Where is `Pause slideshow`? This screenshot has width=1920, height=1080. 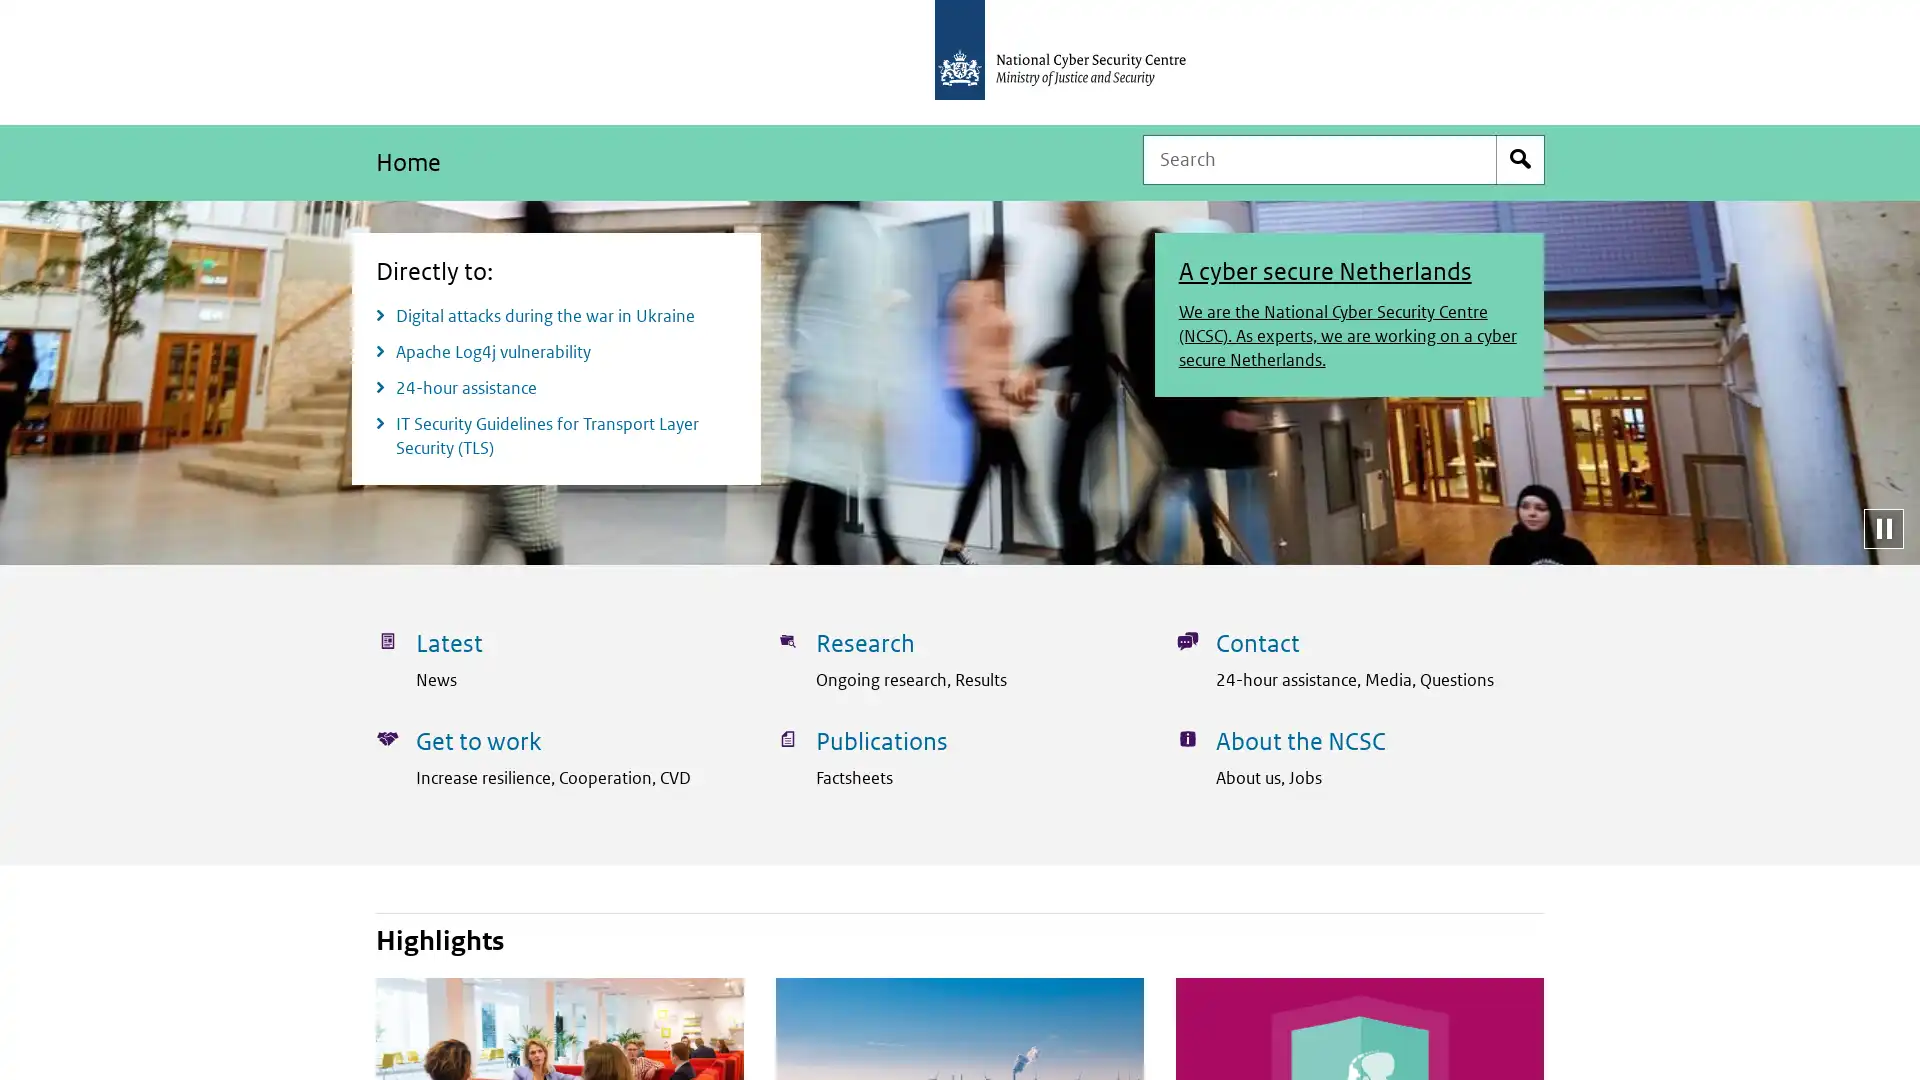
Pause slideshow is located at coordinates (1882, 527).